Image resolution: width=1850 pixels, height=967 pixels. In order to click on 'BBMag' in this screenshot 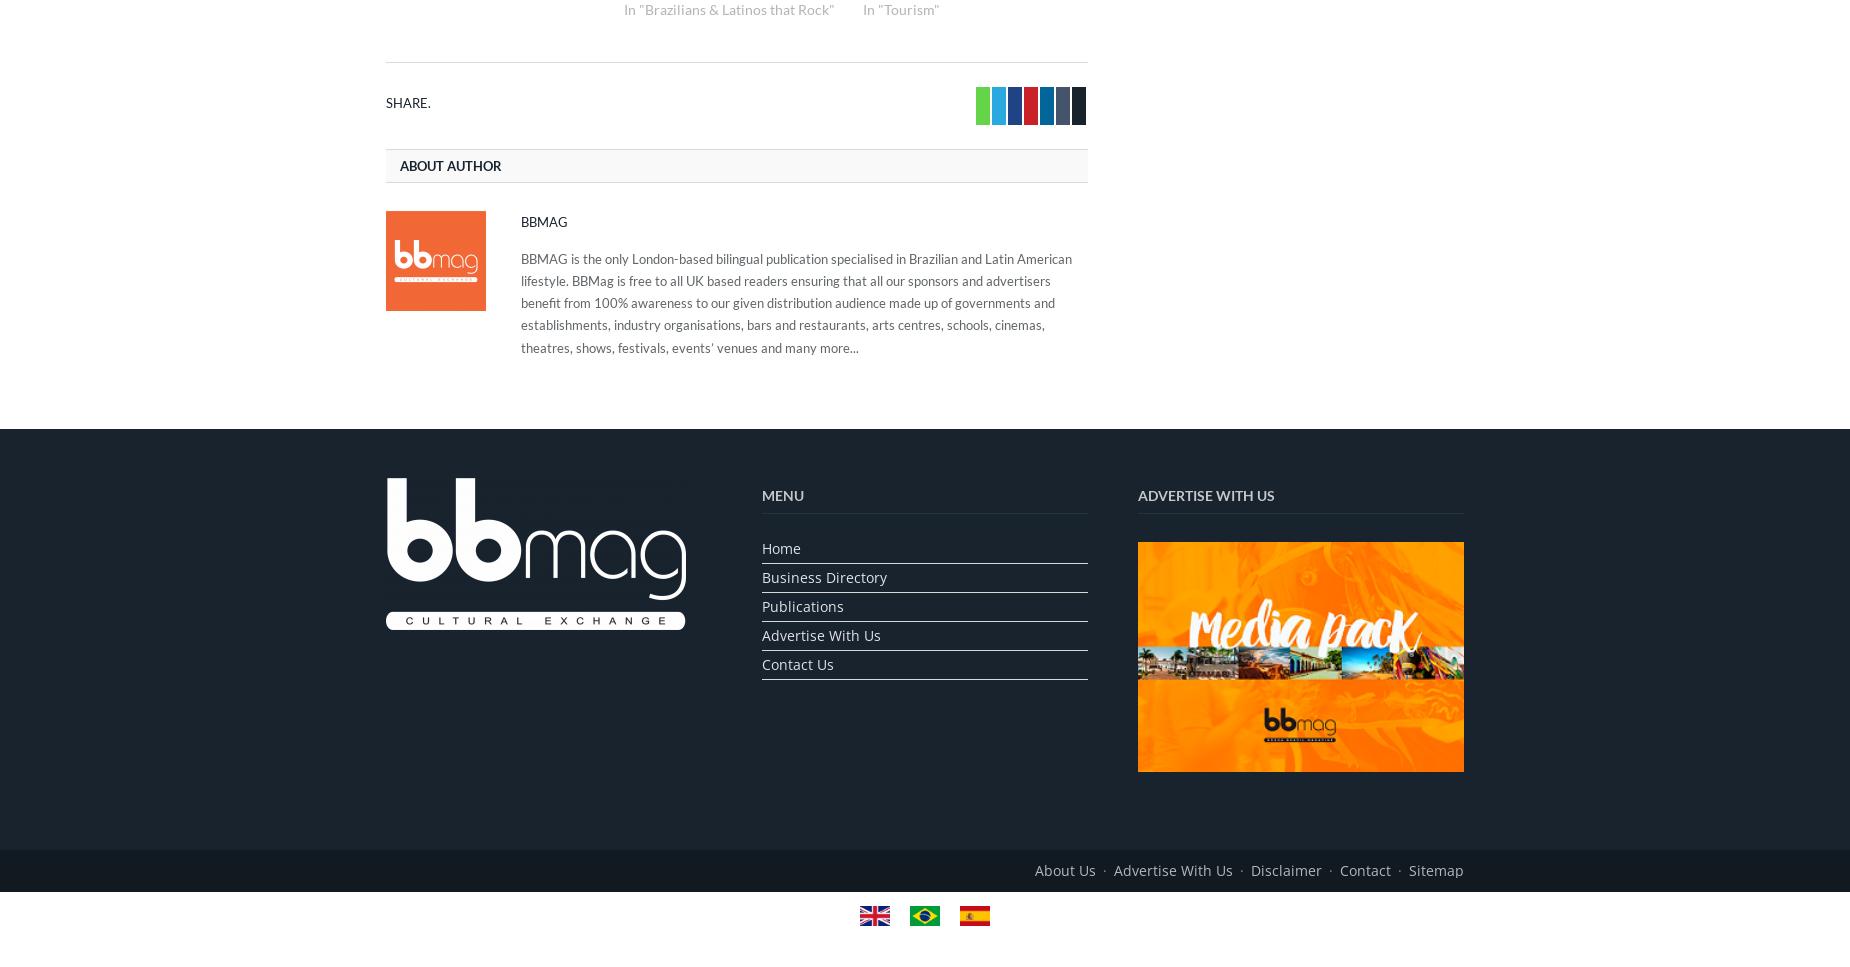, I will do `click(544, 221)`.